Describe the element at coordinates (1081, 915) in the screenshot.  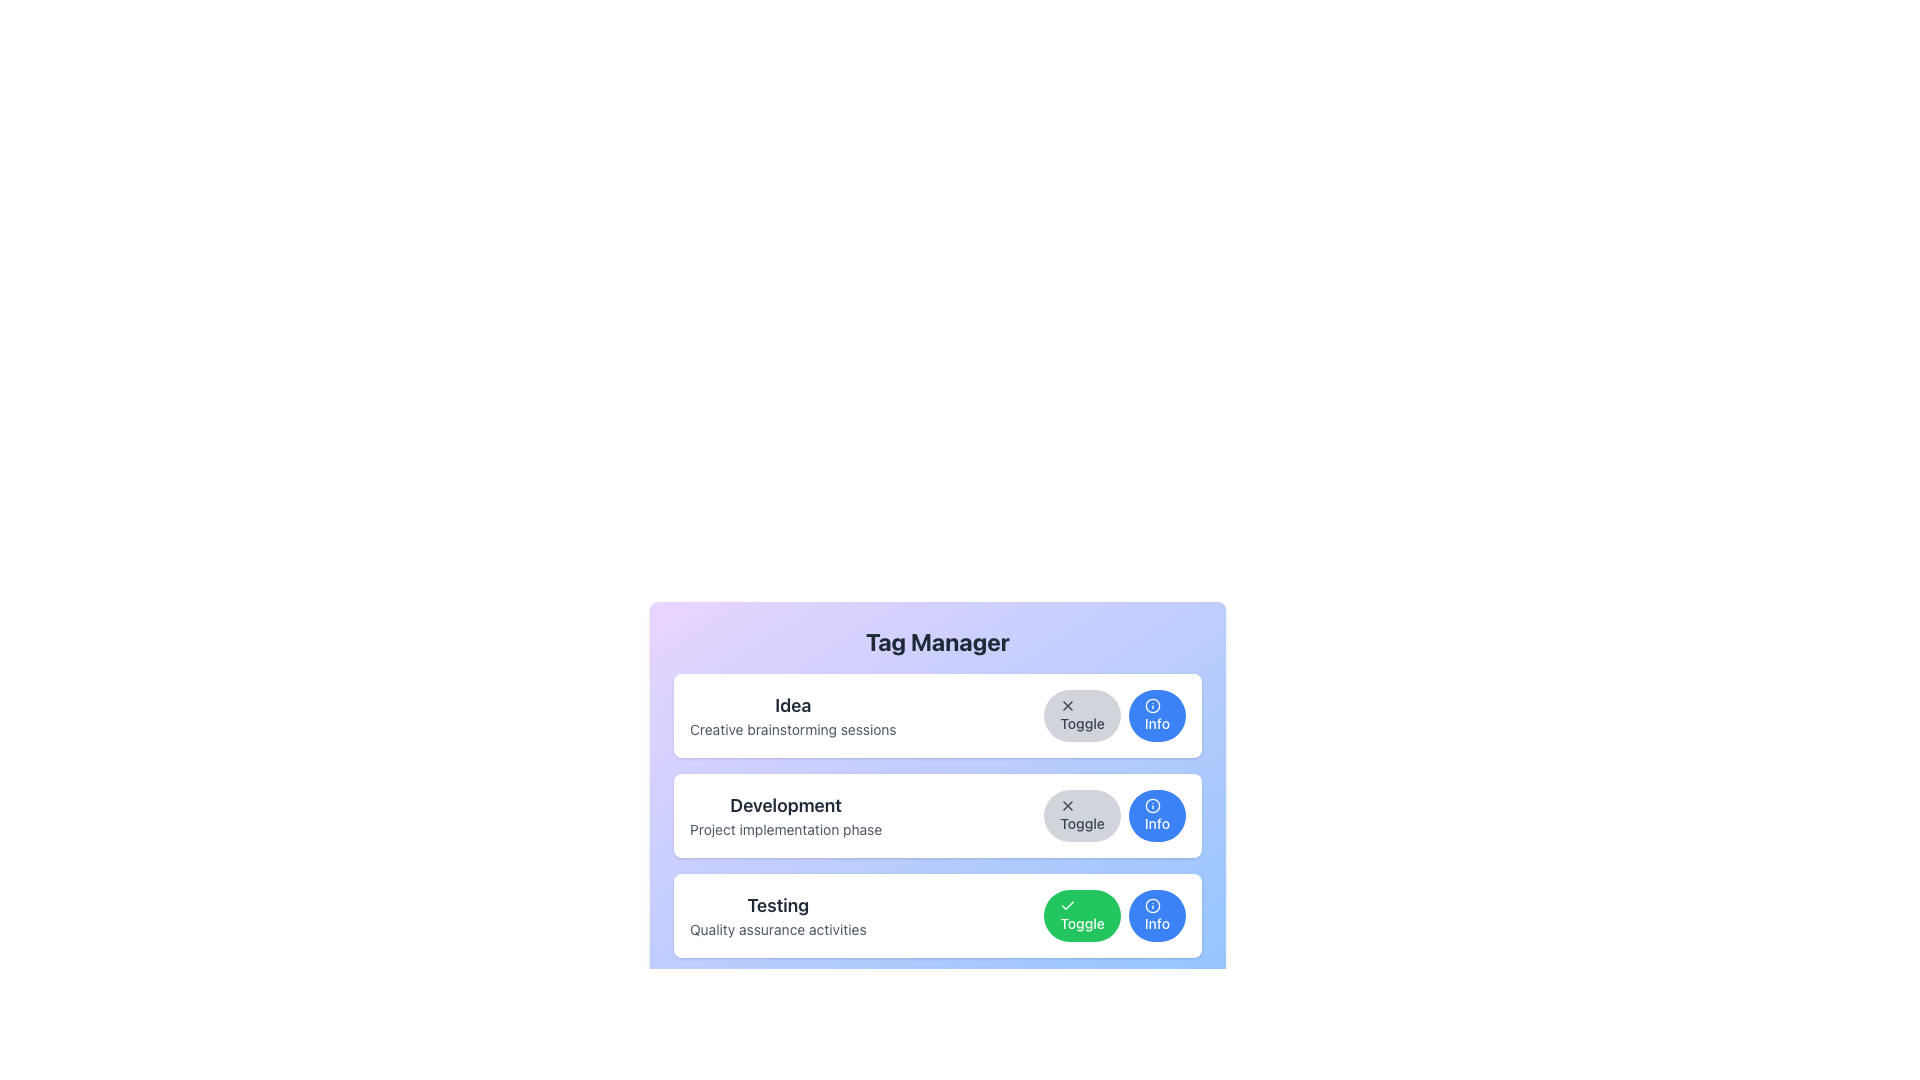
I see `the toggle button located in the 'Testing' row of the 'Tag Manager' interface to change its activation state` at that location.